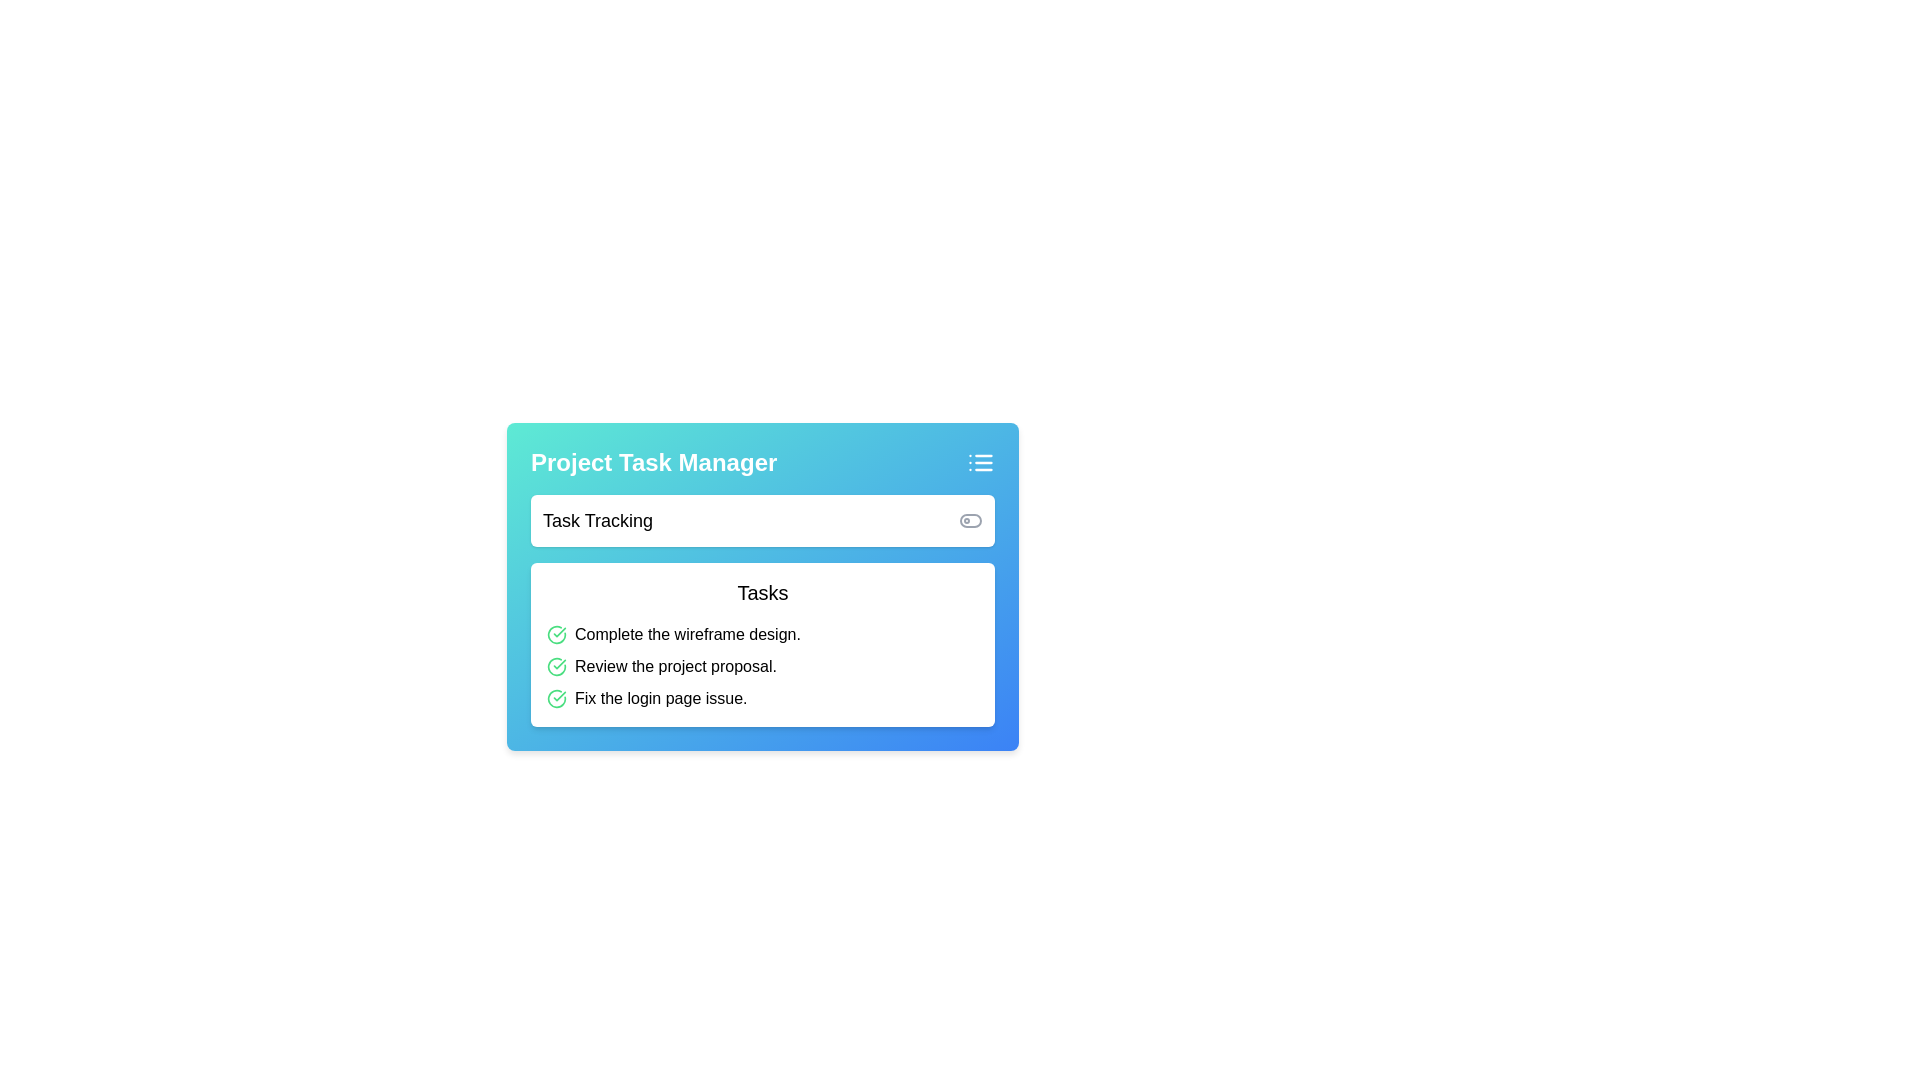  What do you see at coordinates (556, 635) in the screenshot?
I see `the circular green icon with a checkmark inside, located to the left of the text 'Complete the wireframe design.' in the 'Tasks' section` at bounding box center [556, 635].